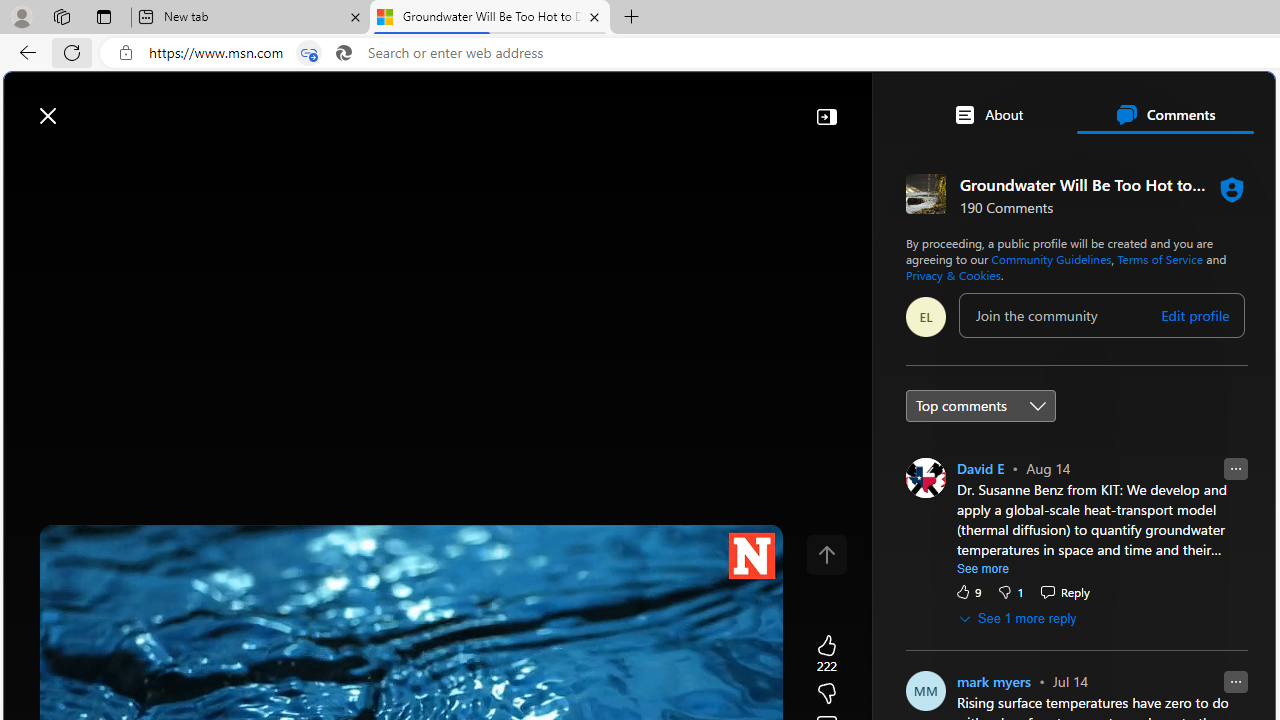  Describe the element at coordinates (308, 52) in the screenshot. I see `'Tabs in split screen'` at that location.